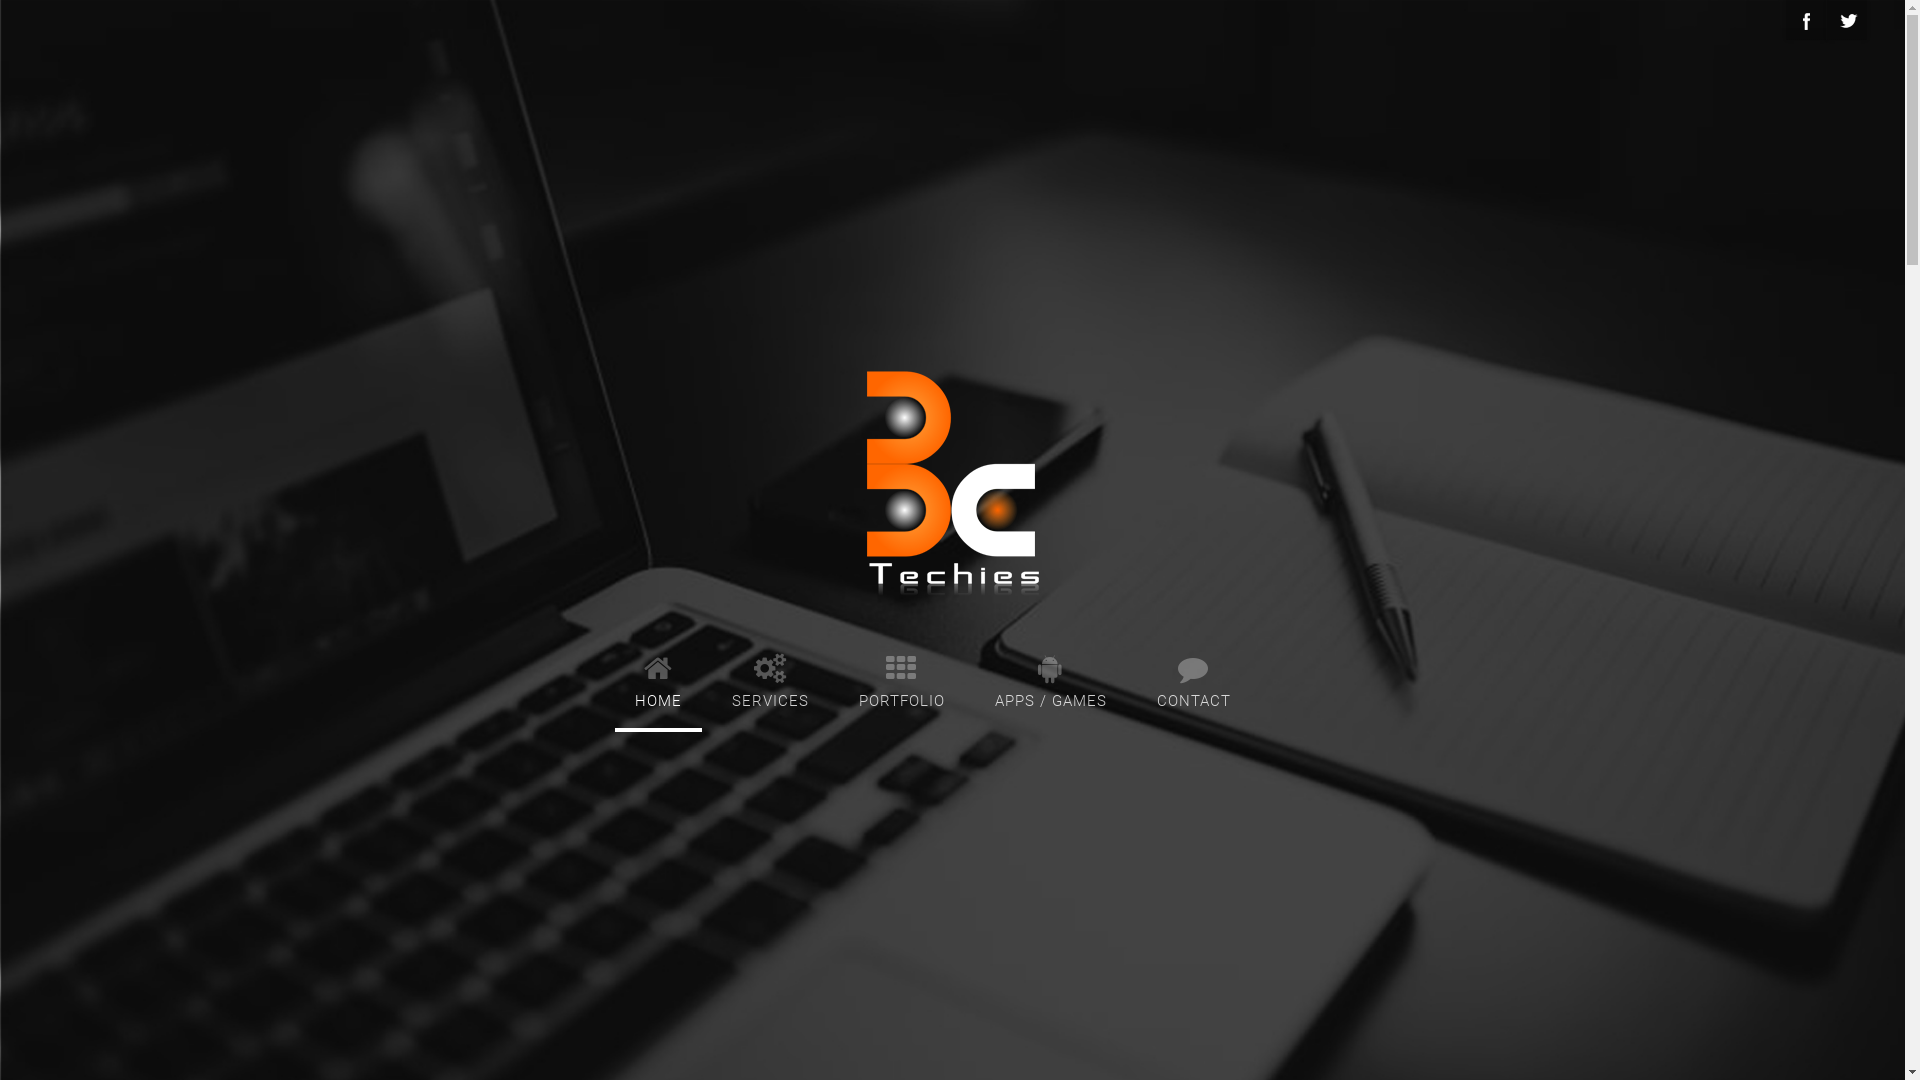  What do you see at coordinates (1805, 19) in the screenshot?
I see `'Facebook'` at bounding box center [1805, 19].